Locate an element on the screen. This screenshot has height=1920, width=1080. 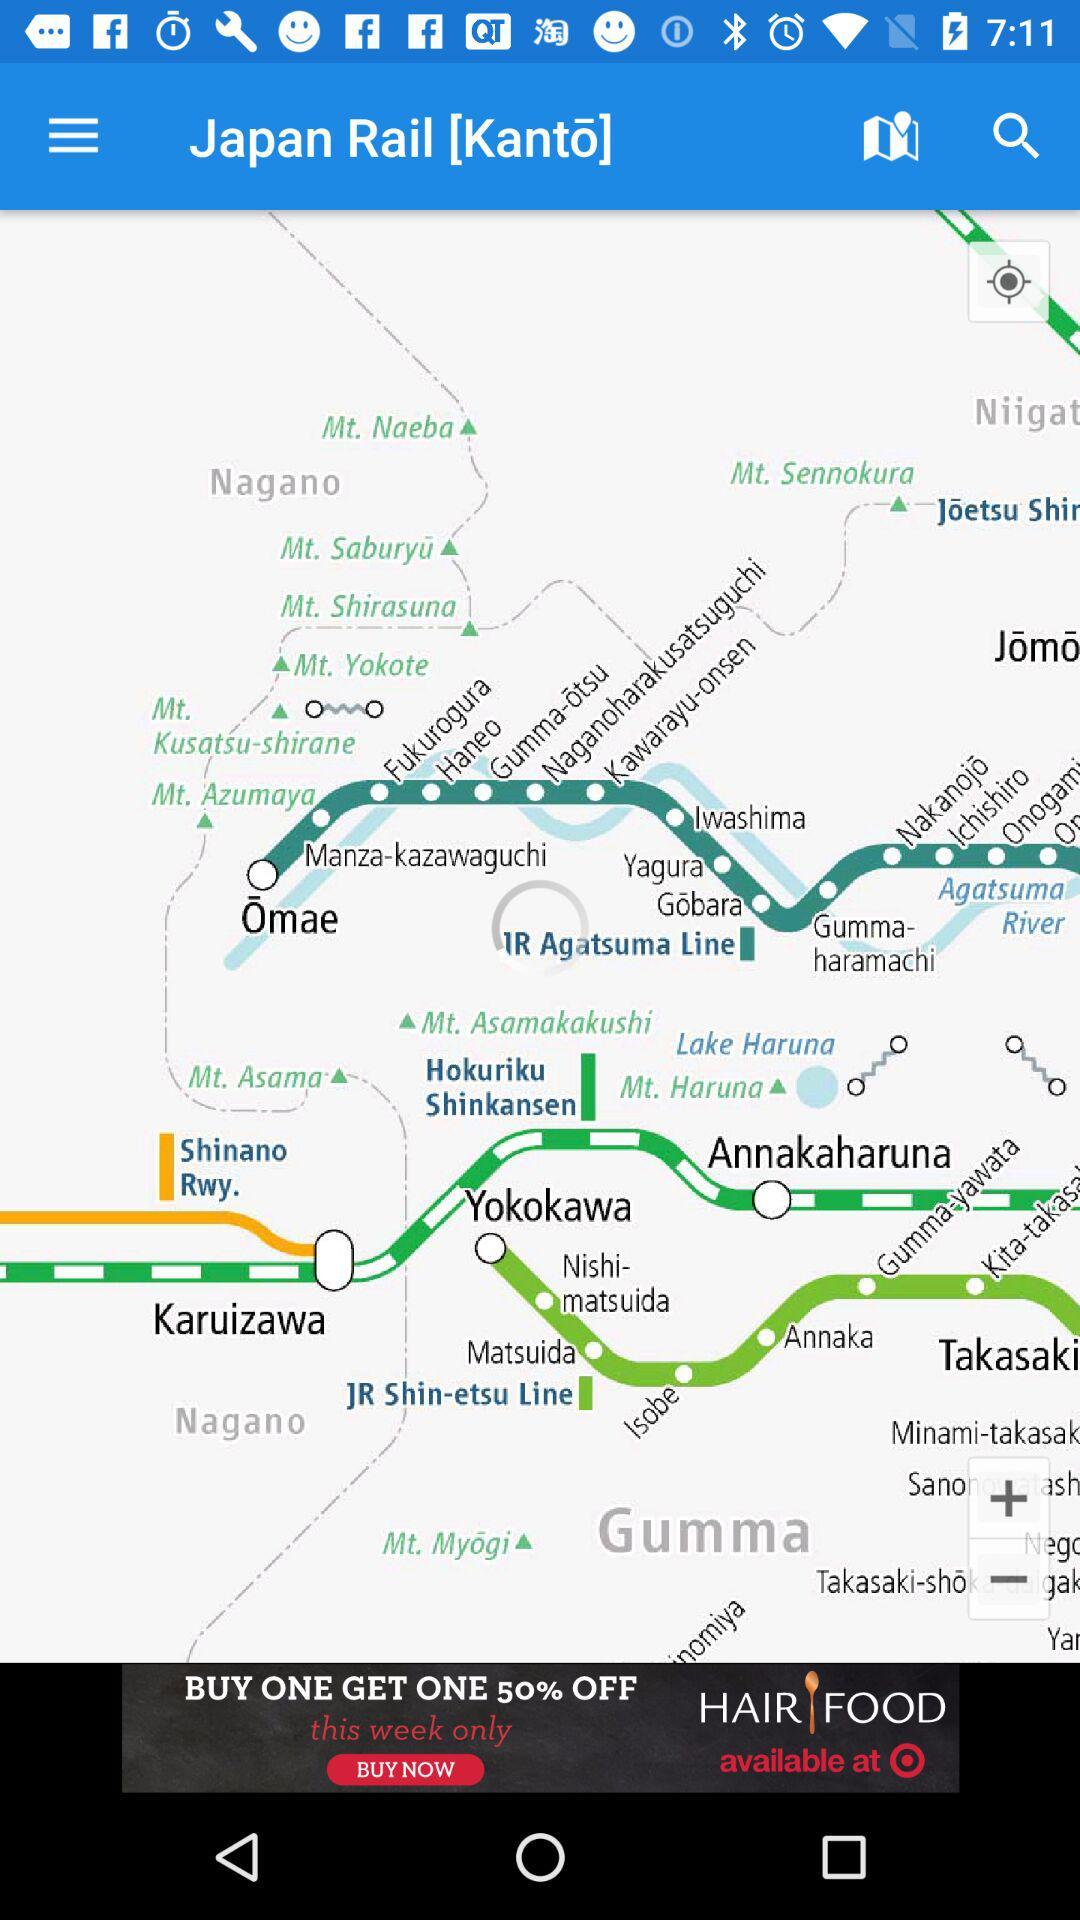
see my location is located at coordinates (1008, 280).